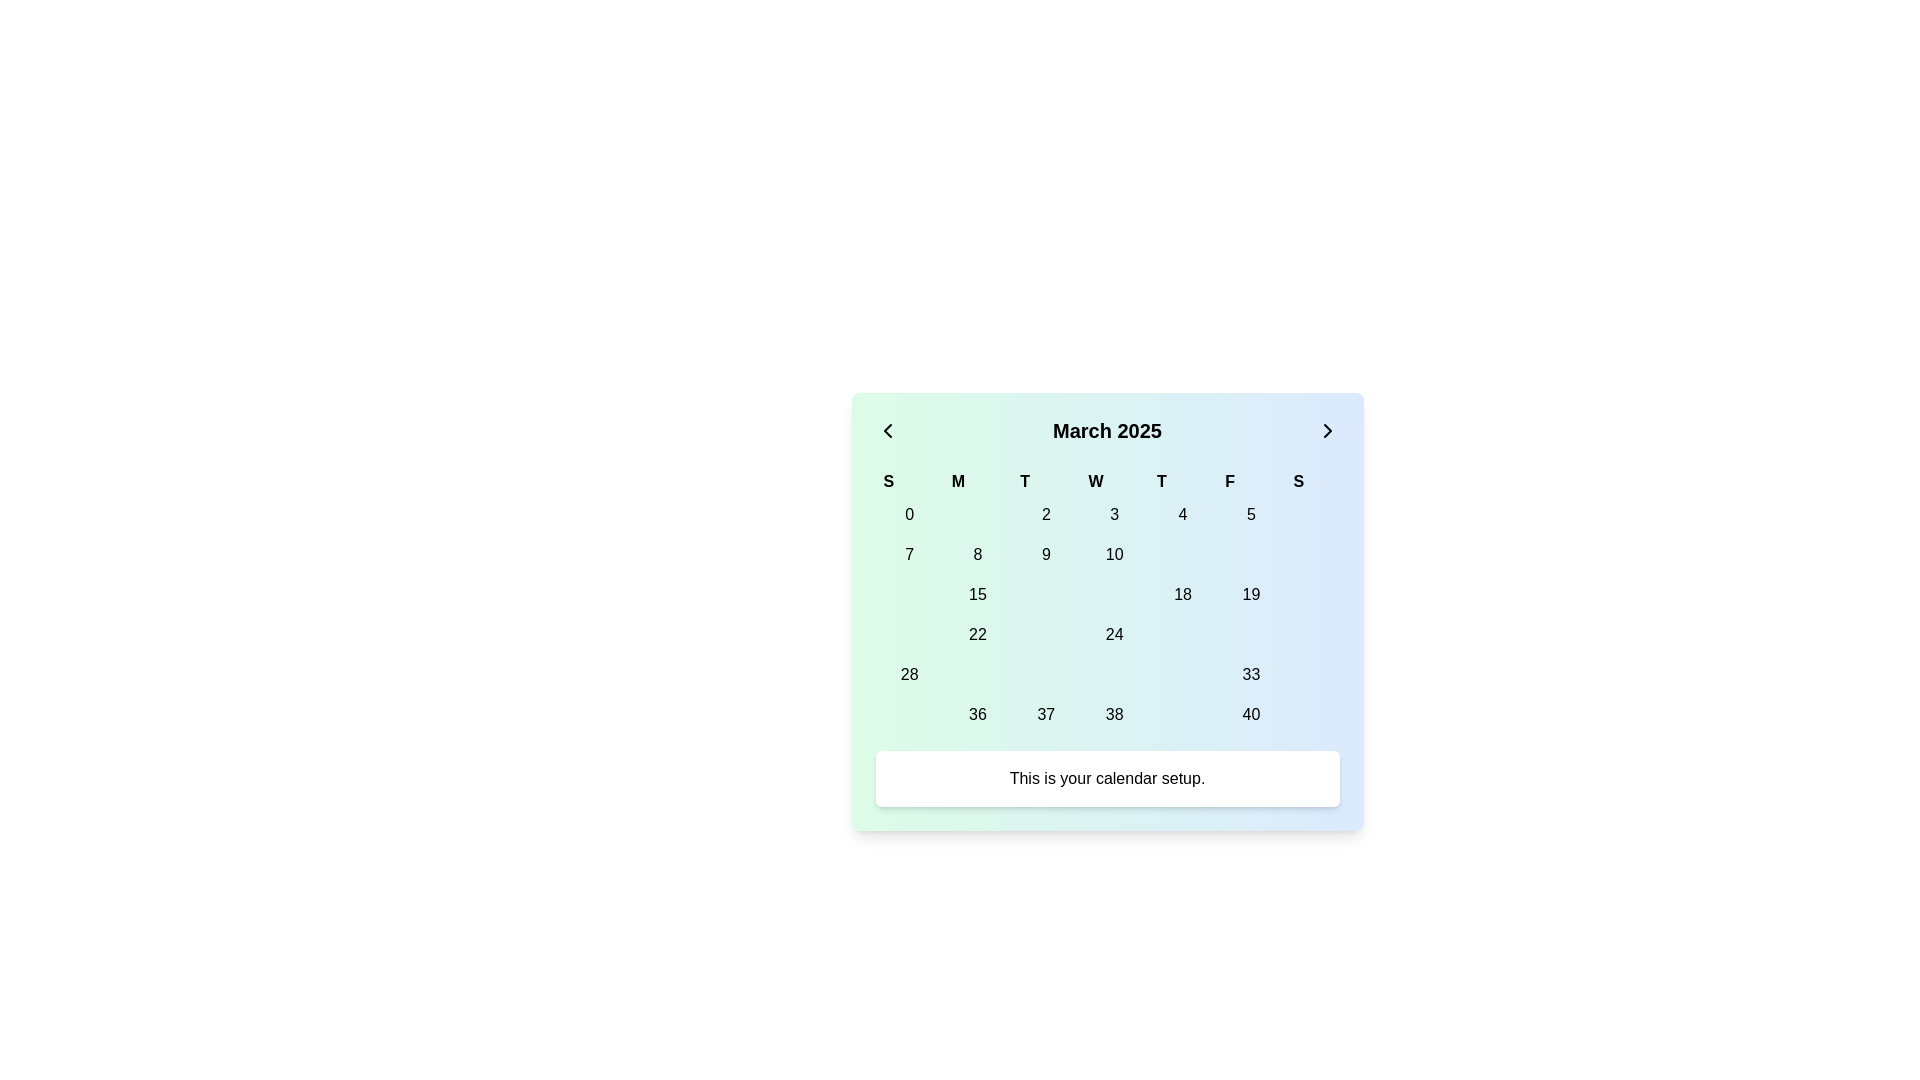 The height and width of the screenshot is (1080, 1920). Describe the element at coordinates (1106, 600) in the screenshot. I see `the layout of the Calendar Grid Display, which features a table-like structure with weekday labels and numbered dates, set against a gradient background` at that location.